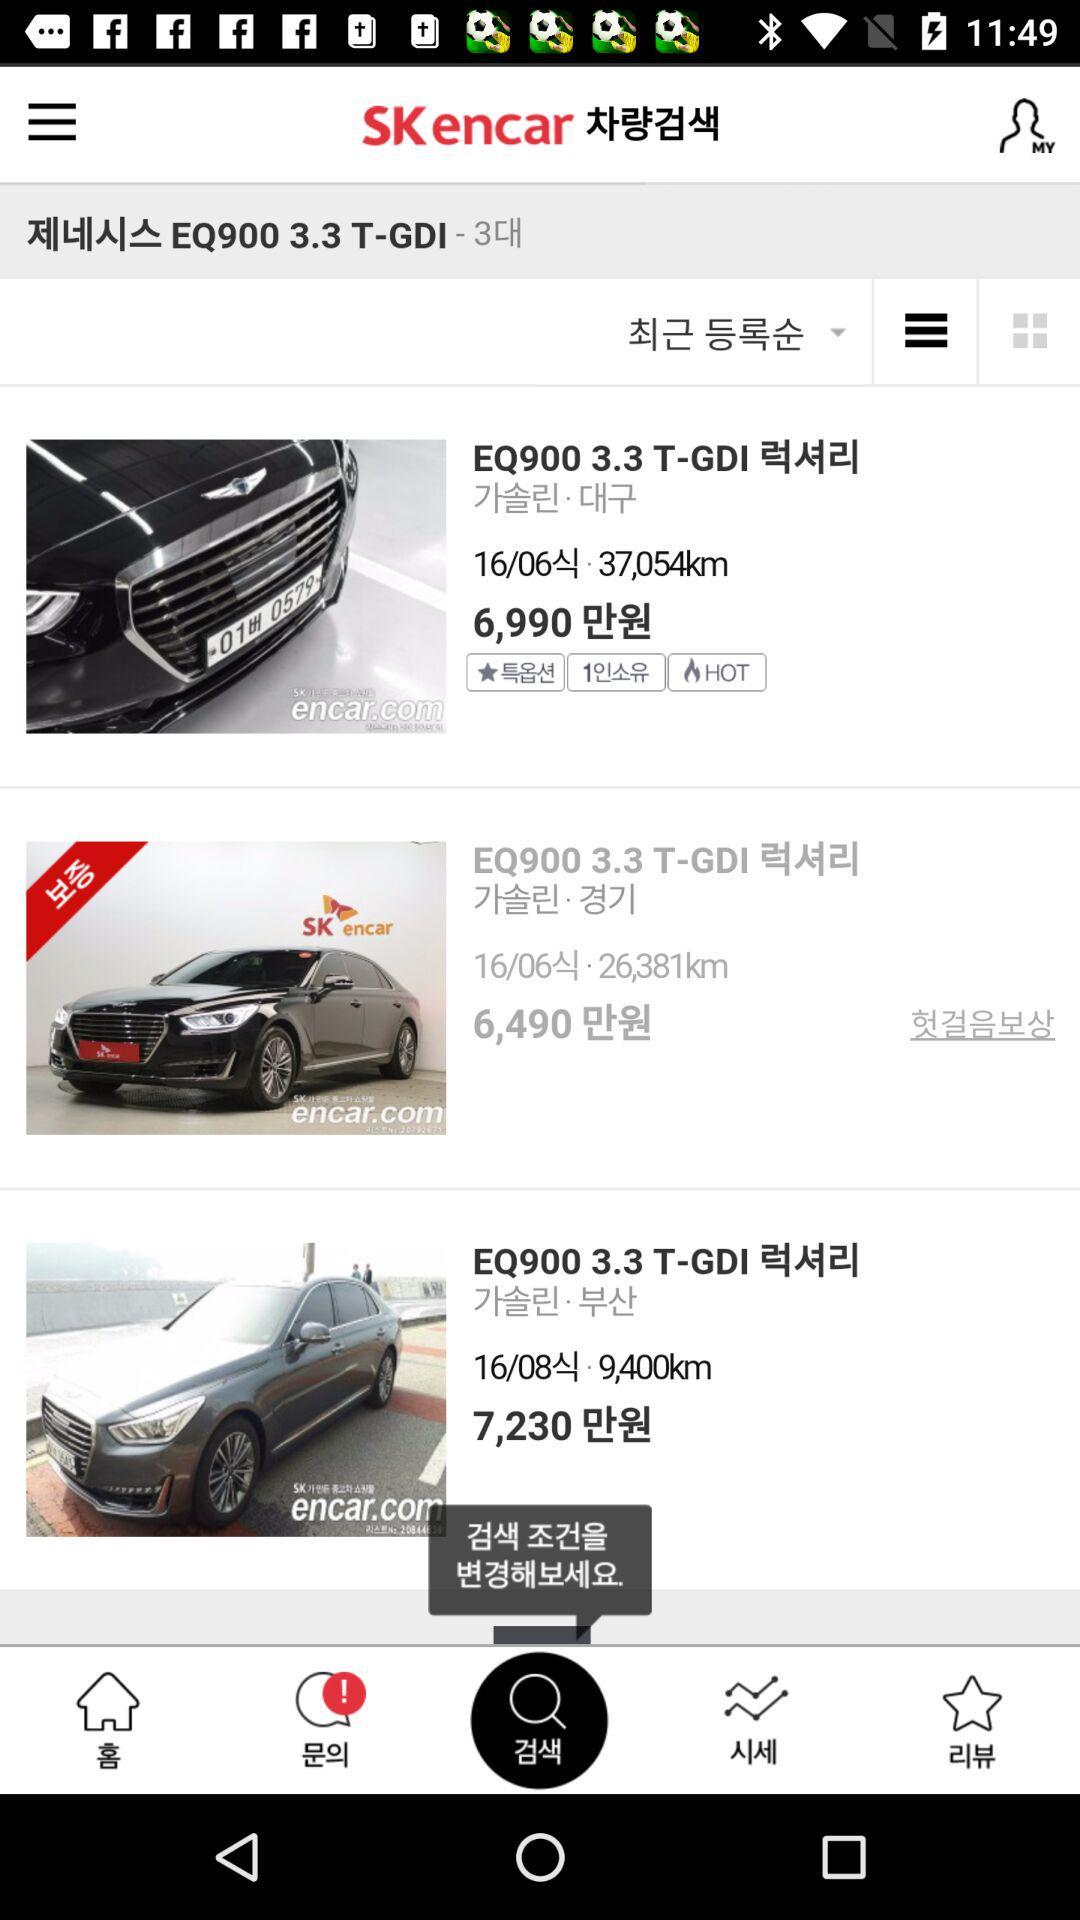  Describe the element at coordinates (540, 1571) in the screenshot. I see `the book icon` at that location.